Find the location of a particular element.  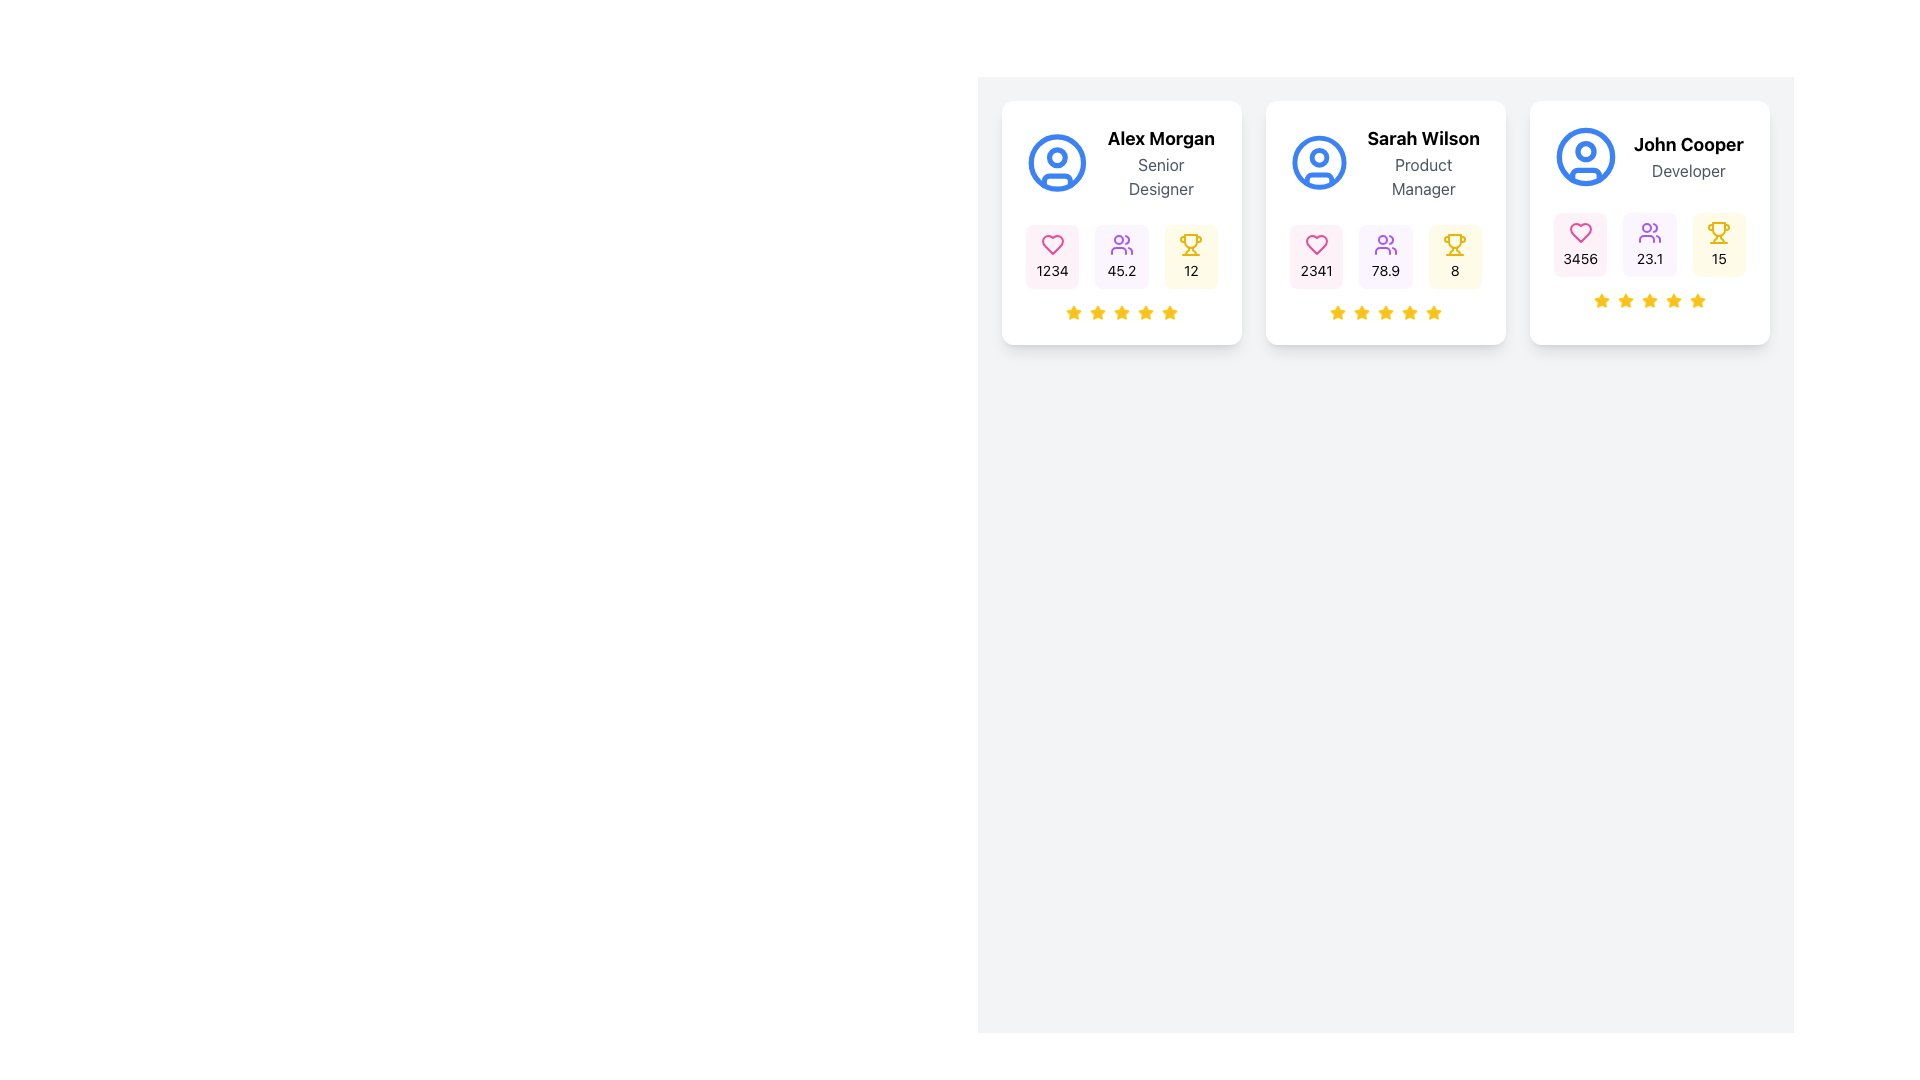

the text label that describes the job title for the profile of Alex Morgan, located in the first profile card, below the name and above the icons and statistics section is located at coordinates (1161, 176).